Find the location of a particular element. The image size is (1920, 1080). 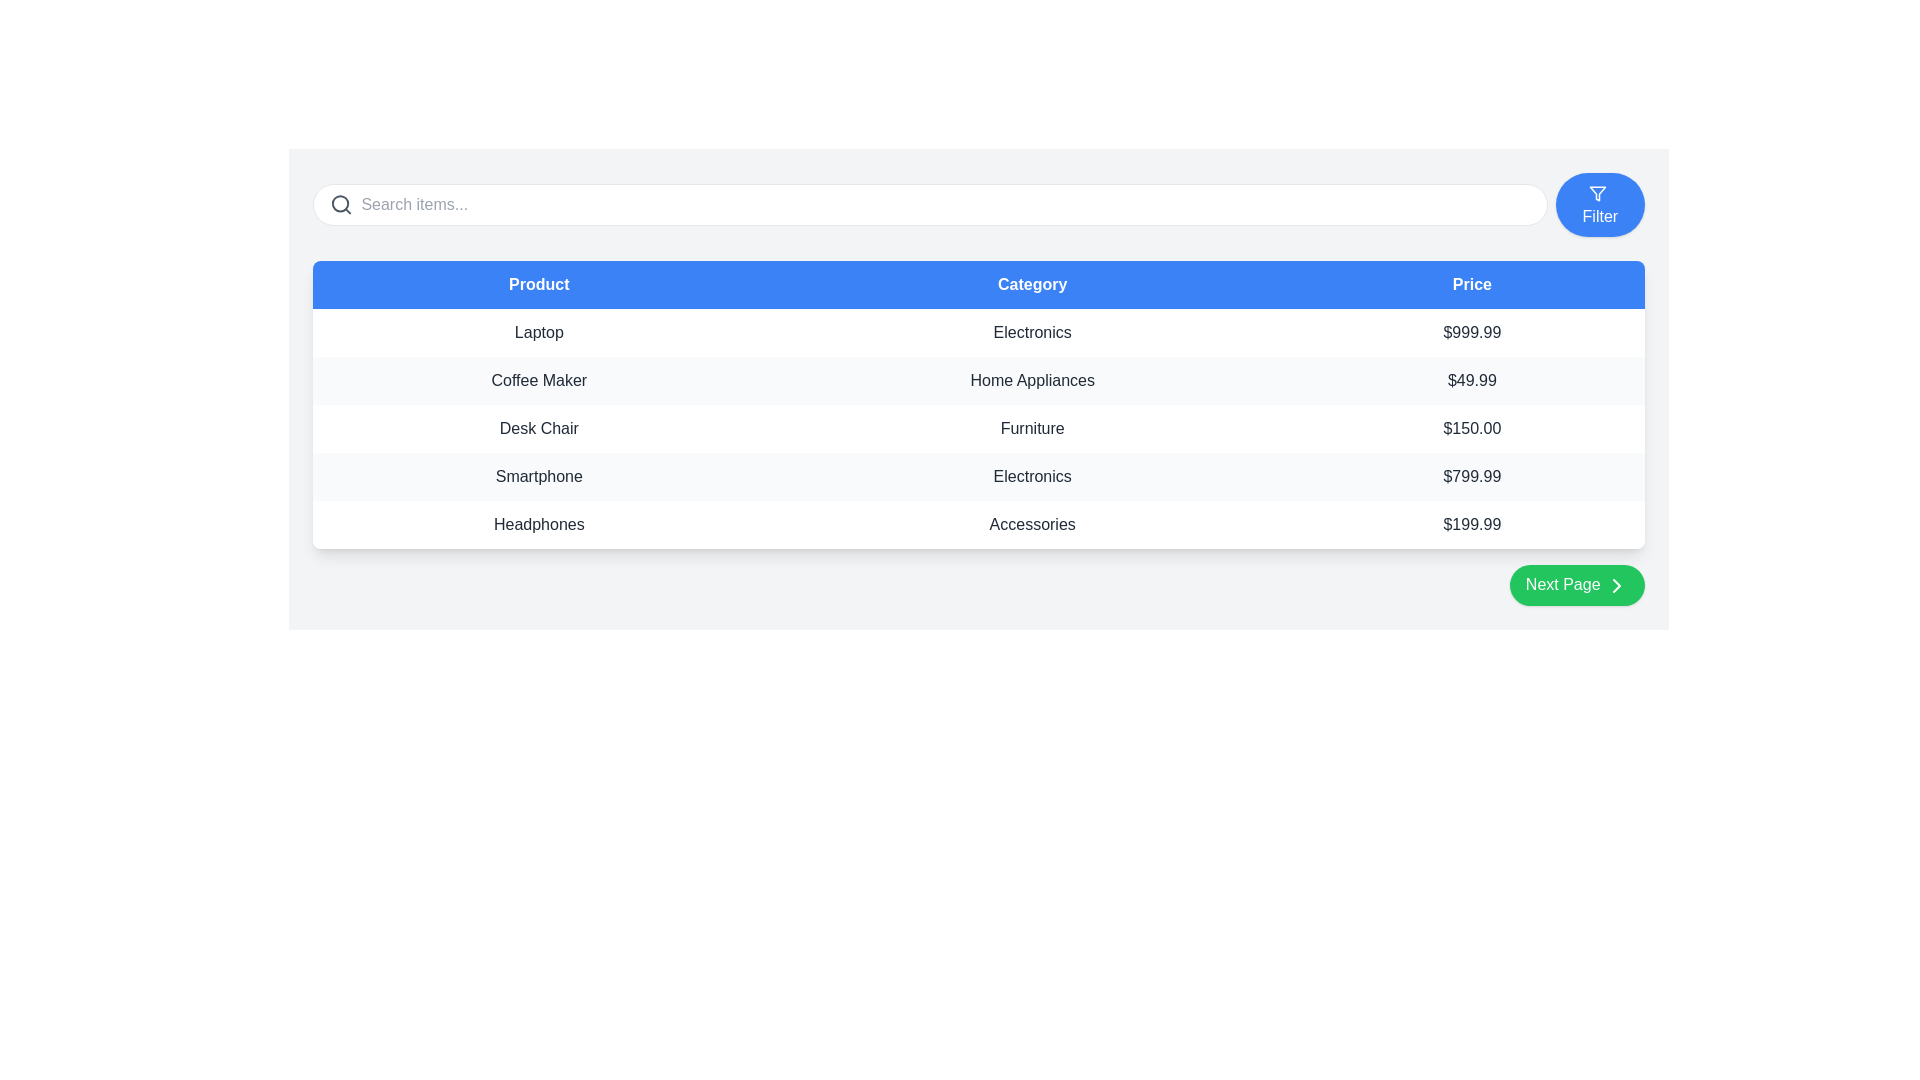

the fourth row of the product table, which contains the product name 'Smartphone', the category 'Electronics', and the price '$799.99' is located at coordinates (979, 477).